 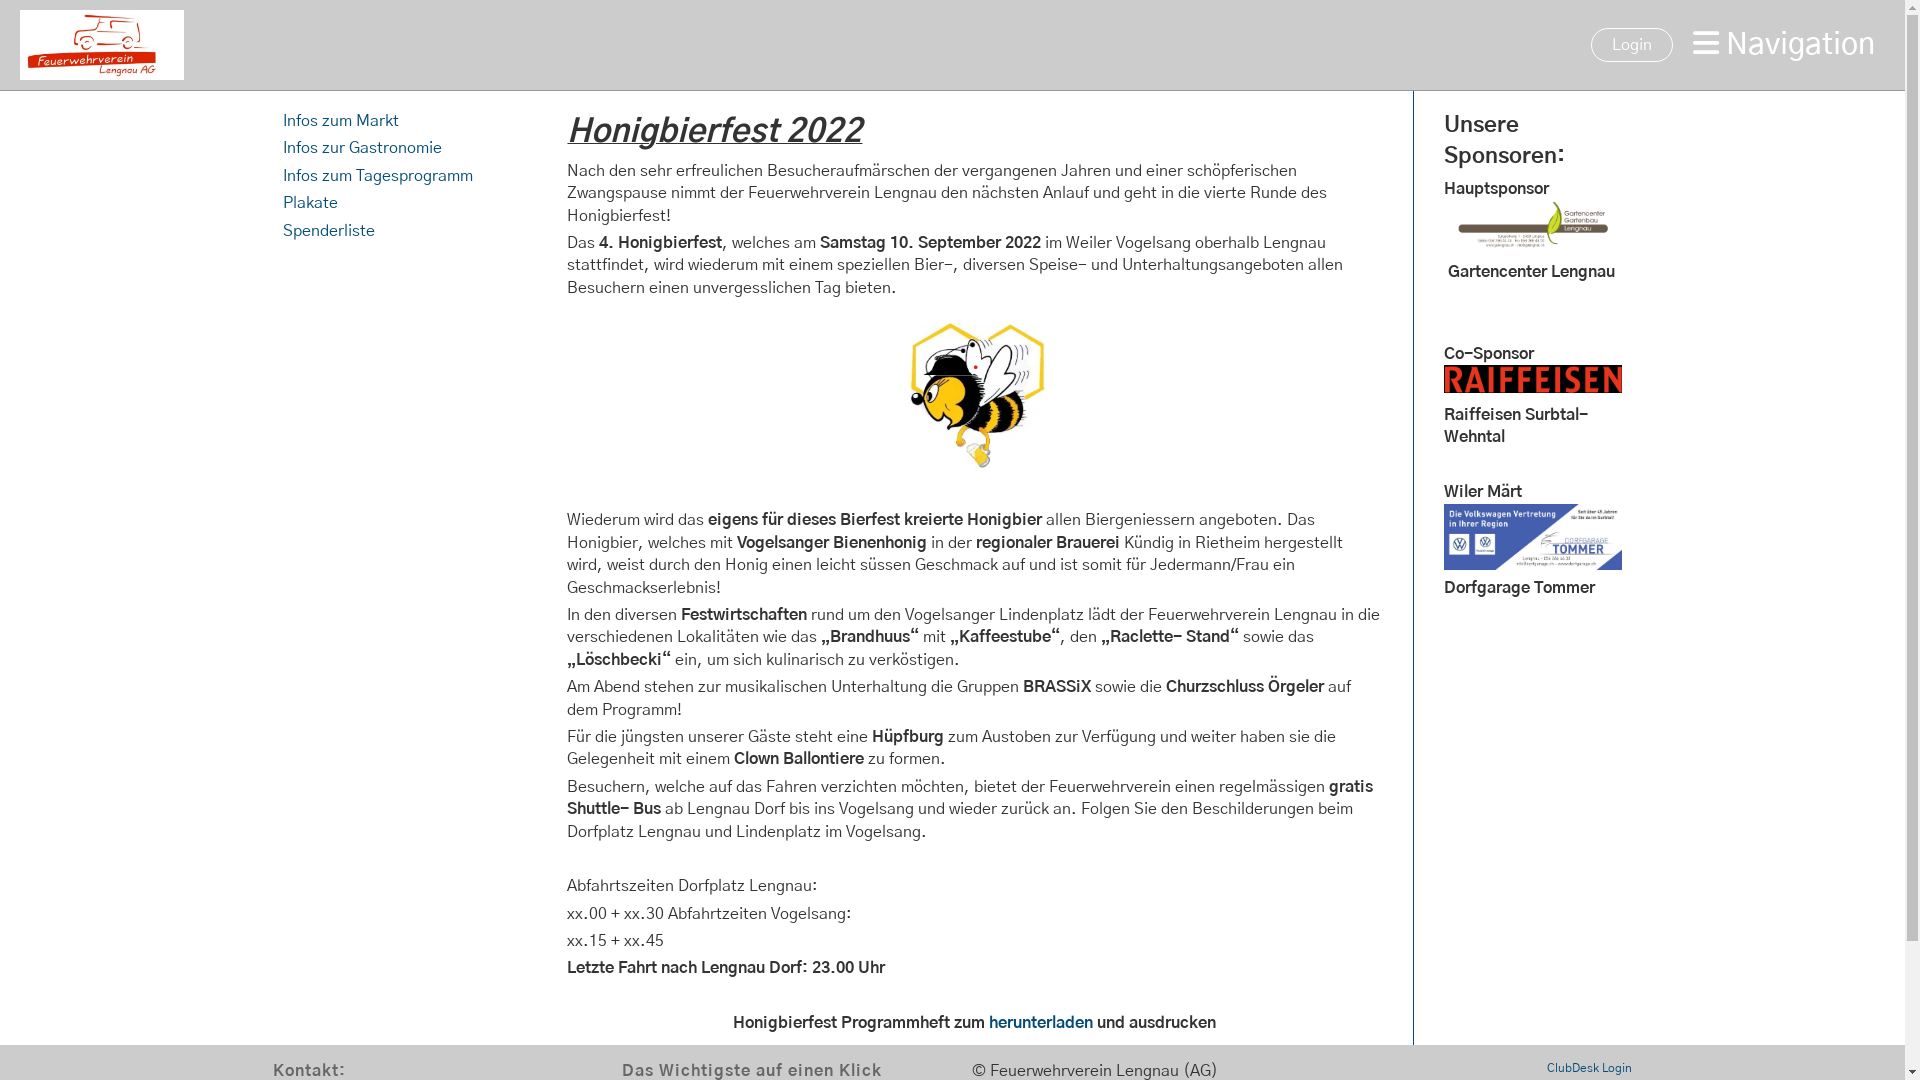 What do you see at coordinates (1588, 1067) in the screenshot?
I see `'ClubDesk Login'` at bounding box center [1588, 1067].